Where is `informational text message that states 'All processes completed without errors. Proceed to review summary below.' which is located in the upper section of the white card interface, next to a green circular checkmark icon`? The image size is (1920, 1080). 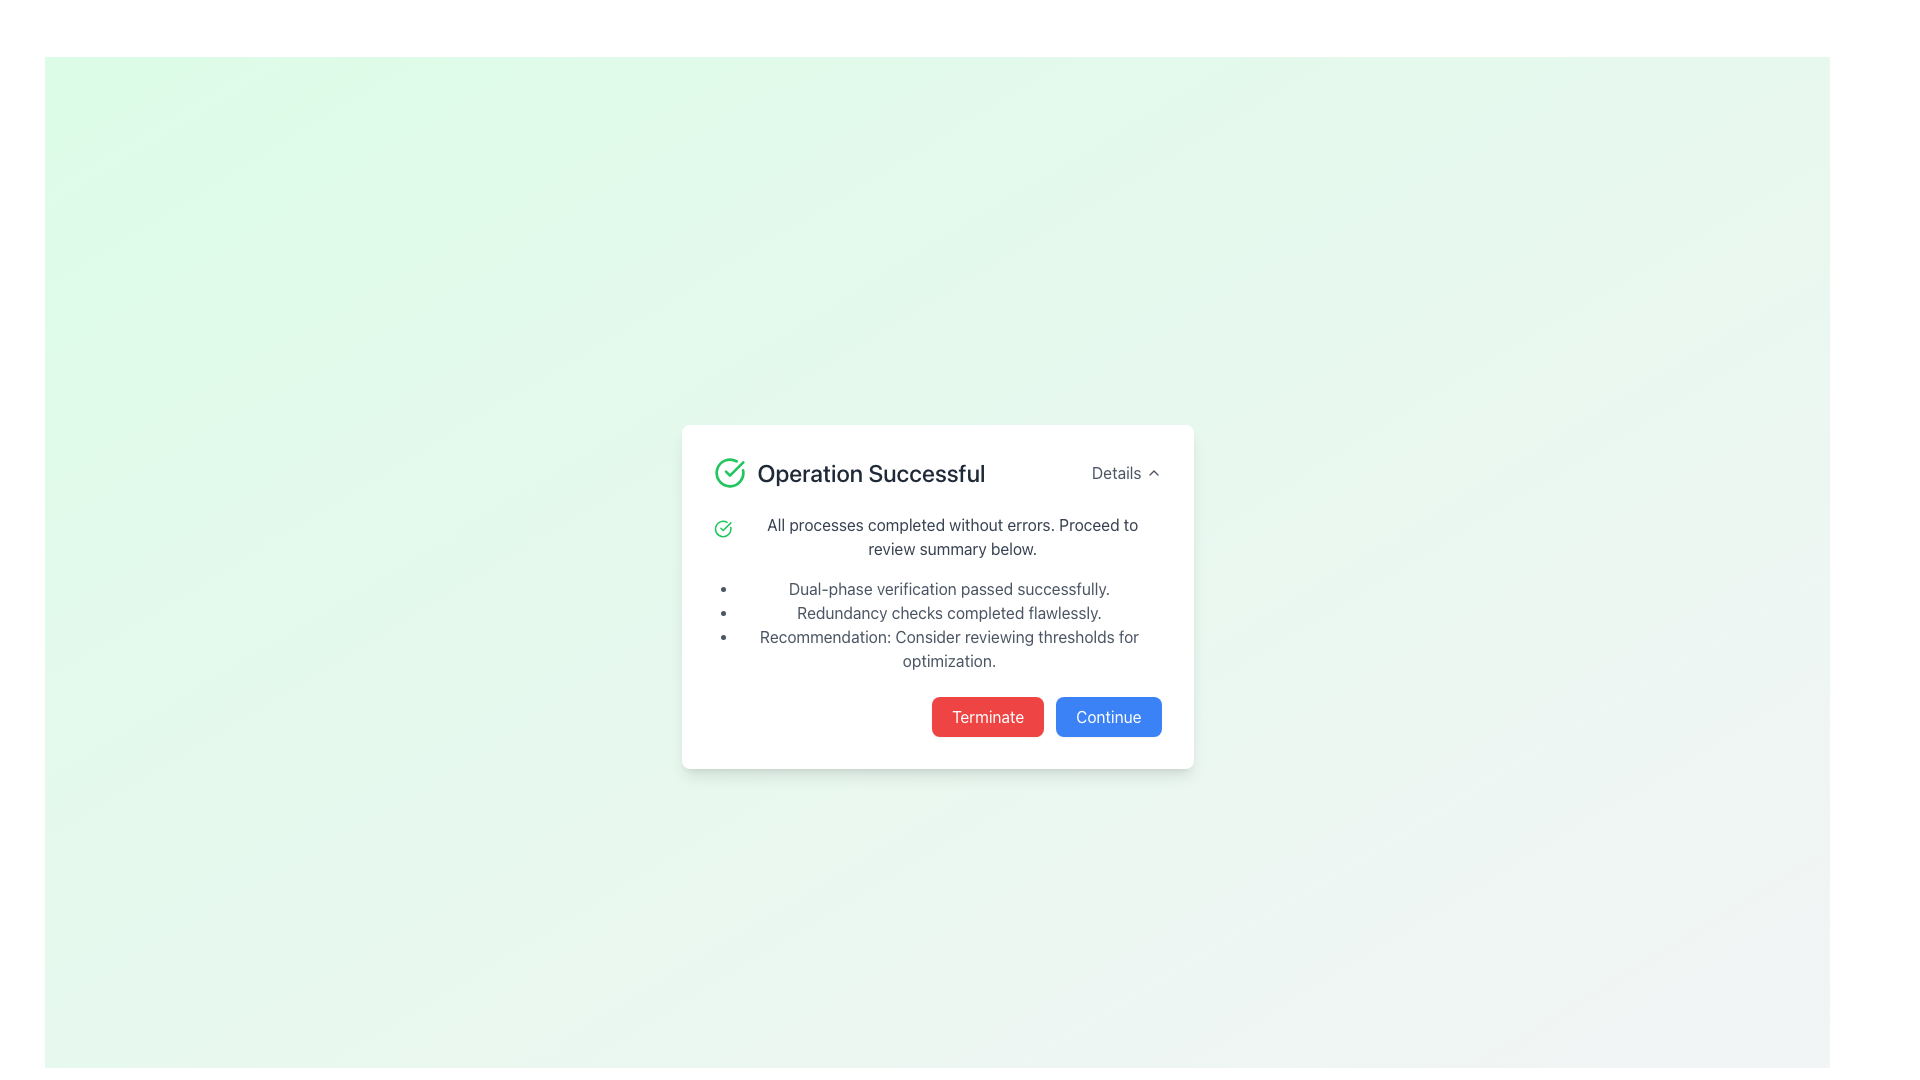
informational text message that states 'All processes completed without errors. Proceed to review summary below.' which is located in the upper section of the white card interface, next to a green circular checkmark icon is located at coordinates (936, 535).